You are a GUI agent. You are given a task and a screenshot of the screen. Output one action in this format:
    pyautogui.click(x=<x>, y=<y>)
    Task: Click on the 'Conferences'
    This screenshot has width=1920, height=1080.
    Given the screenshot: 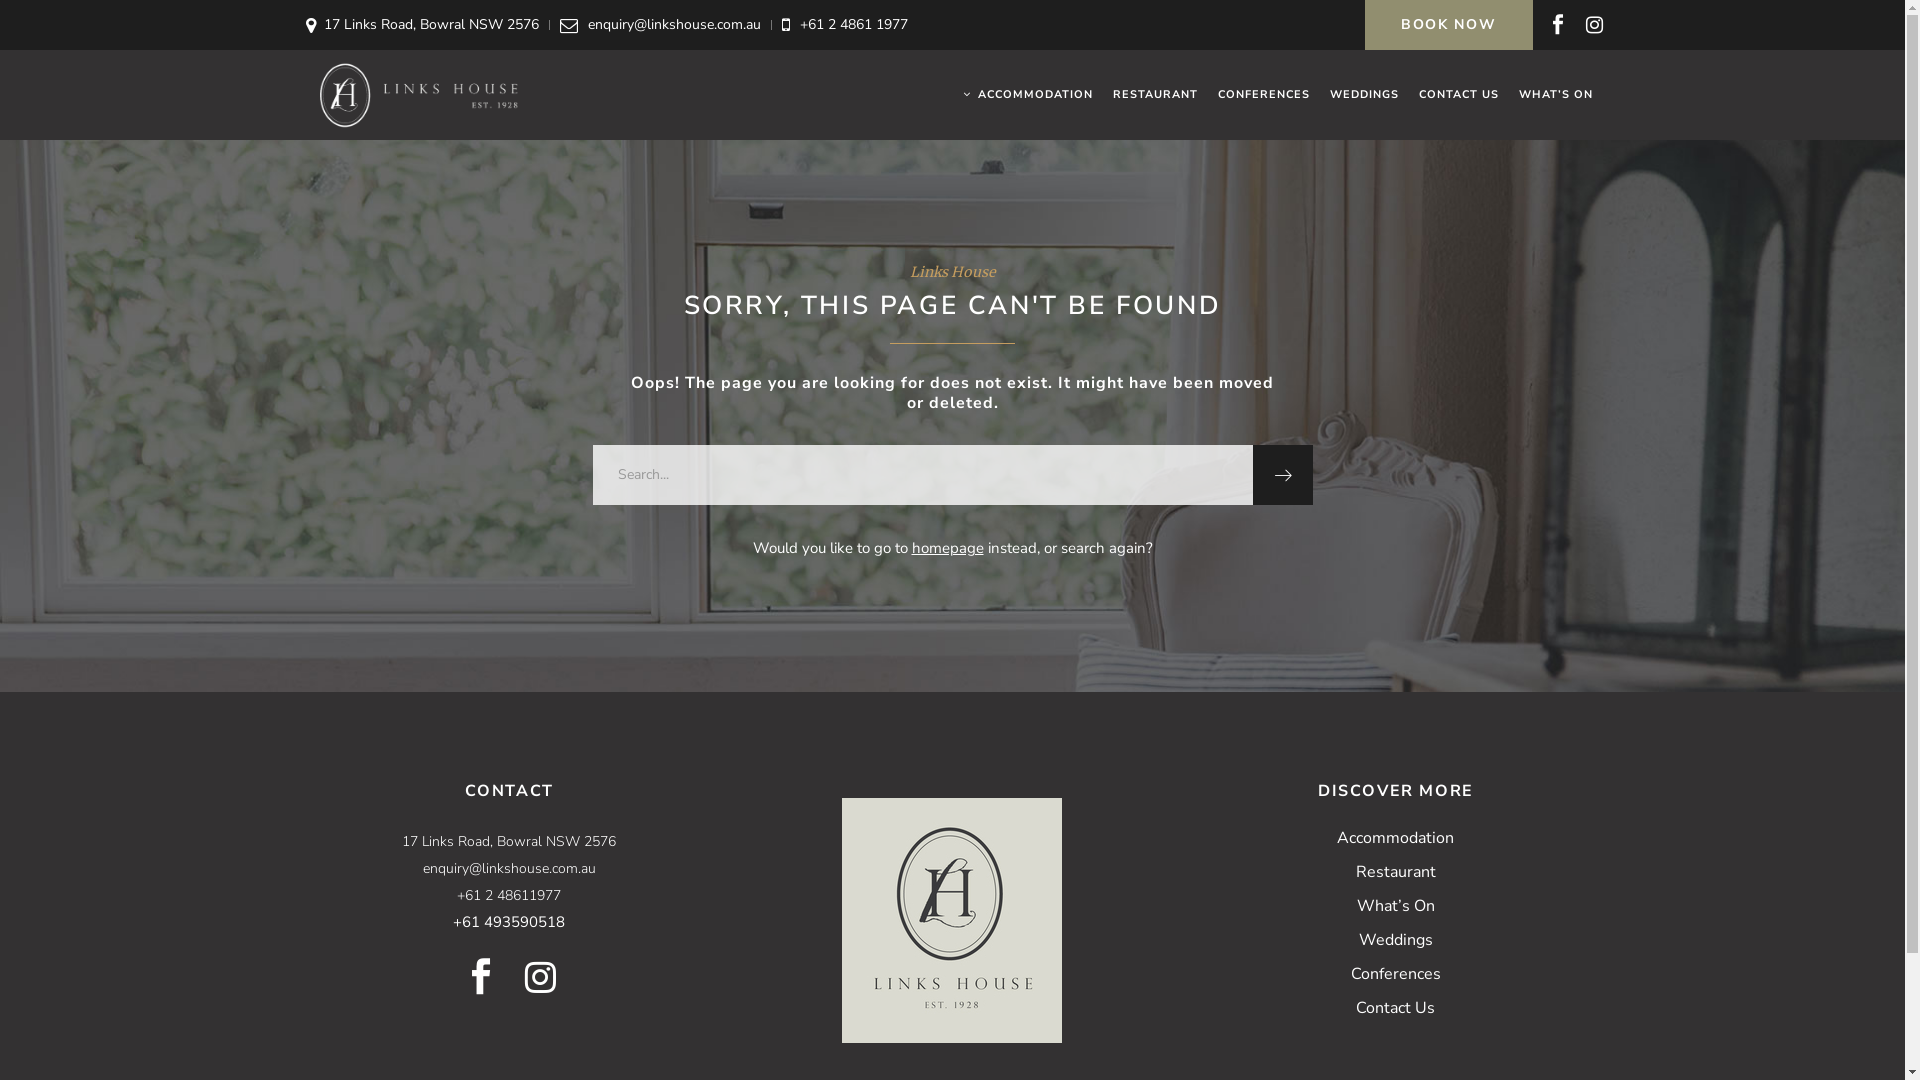 What is the action you would take?
    pyautogui.click(x=1395, y=973)
    